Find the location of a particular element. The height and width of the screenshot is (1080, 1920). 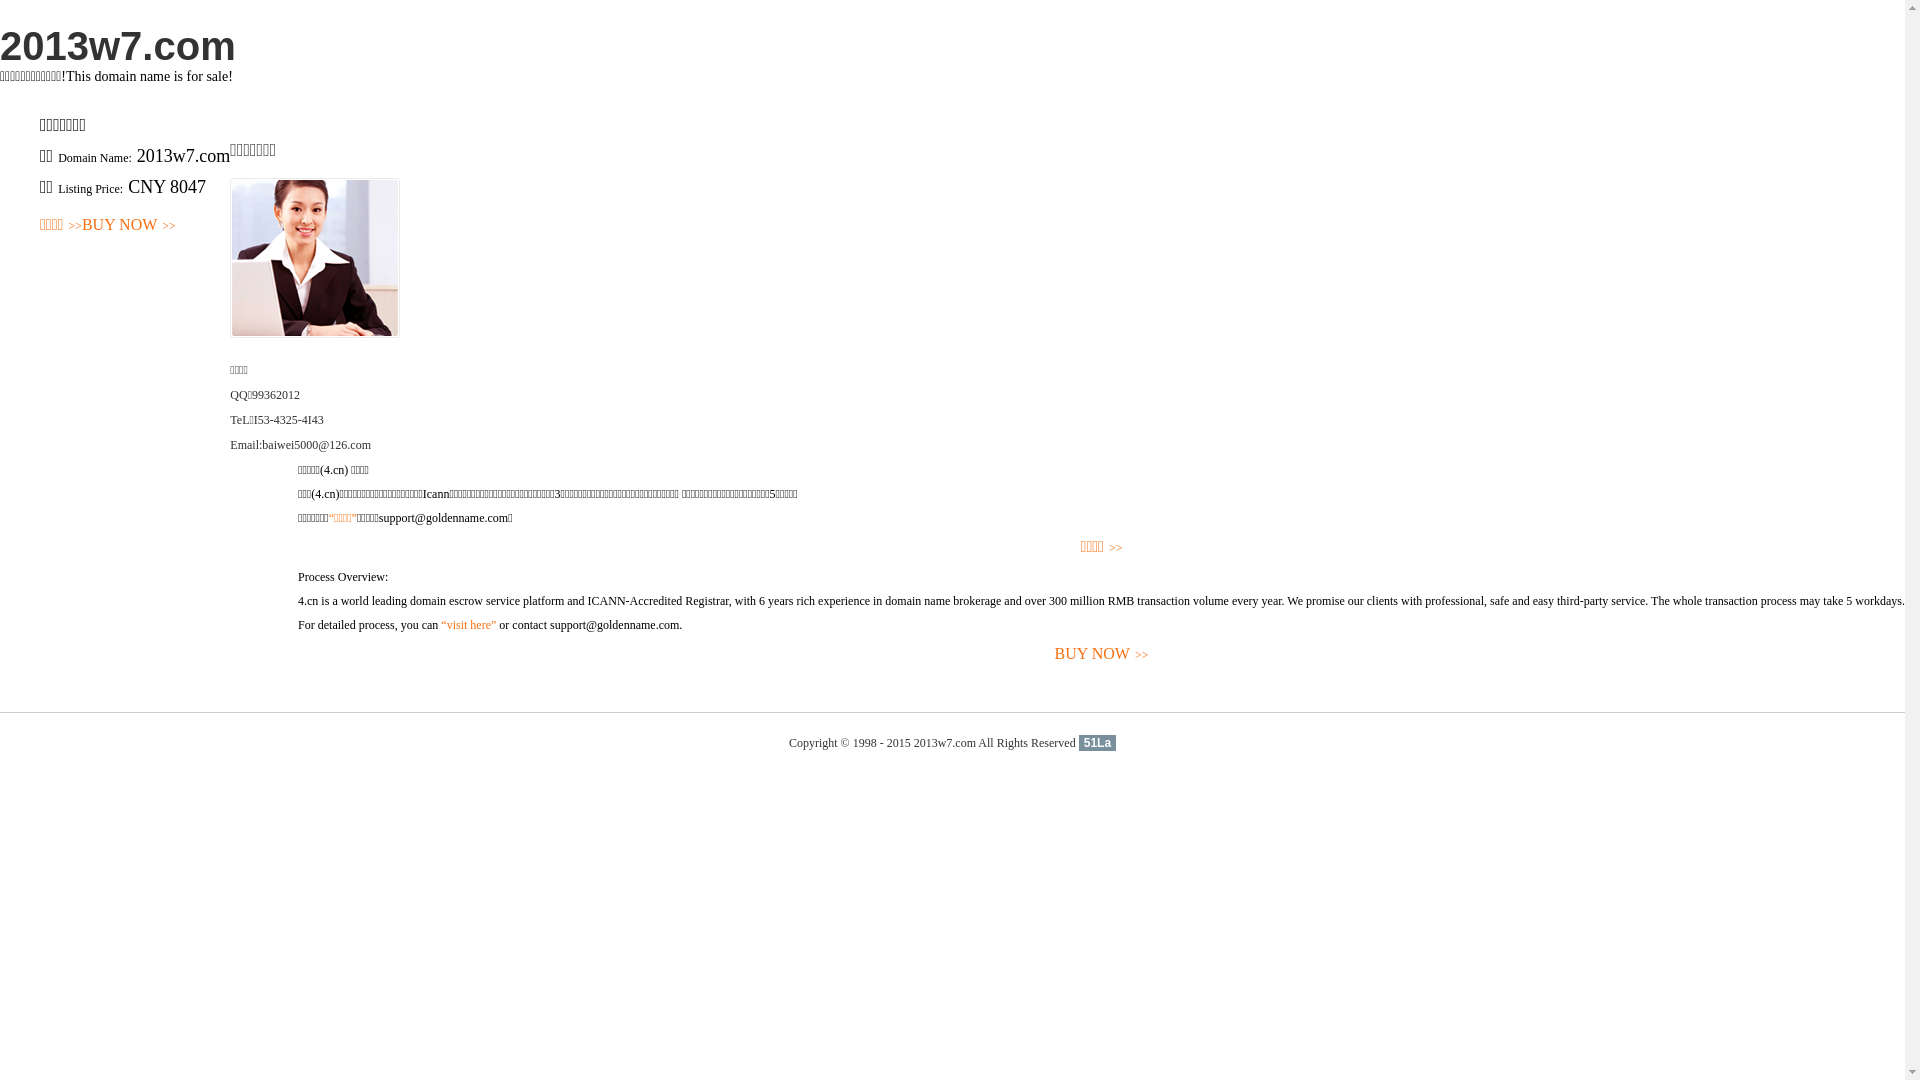

'51La' is located at coordinates (1096, 743).